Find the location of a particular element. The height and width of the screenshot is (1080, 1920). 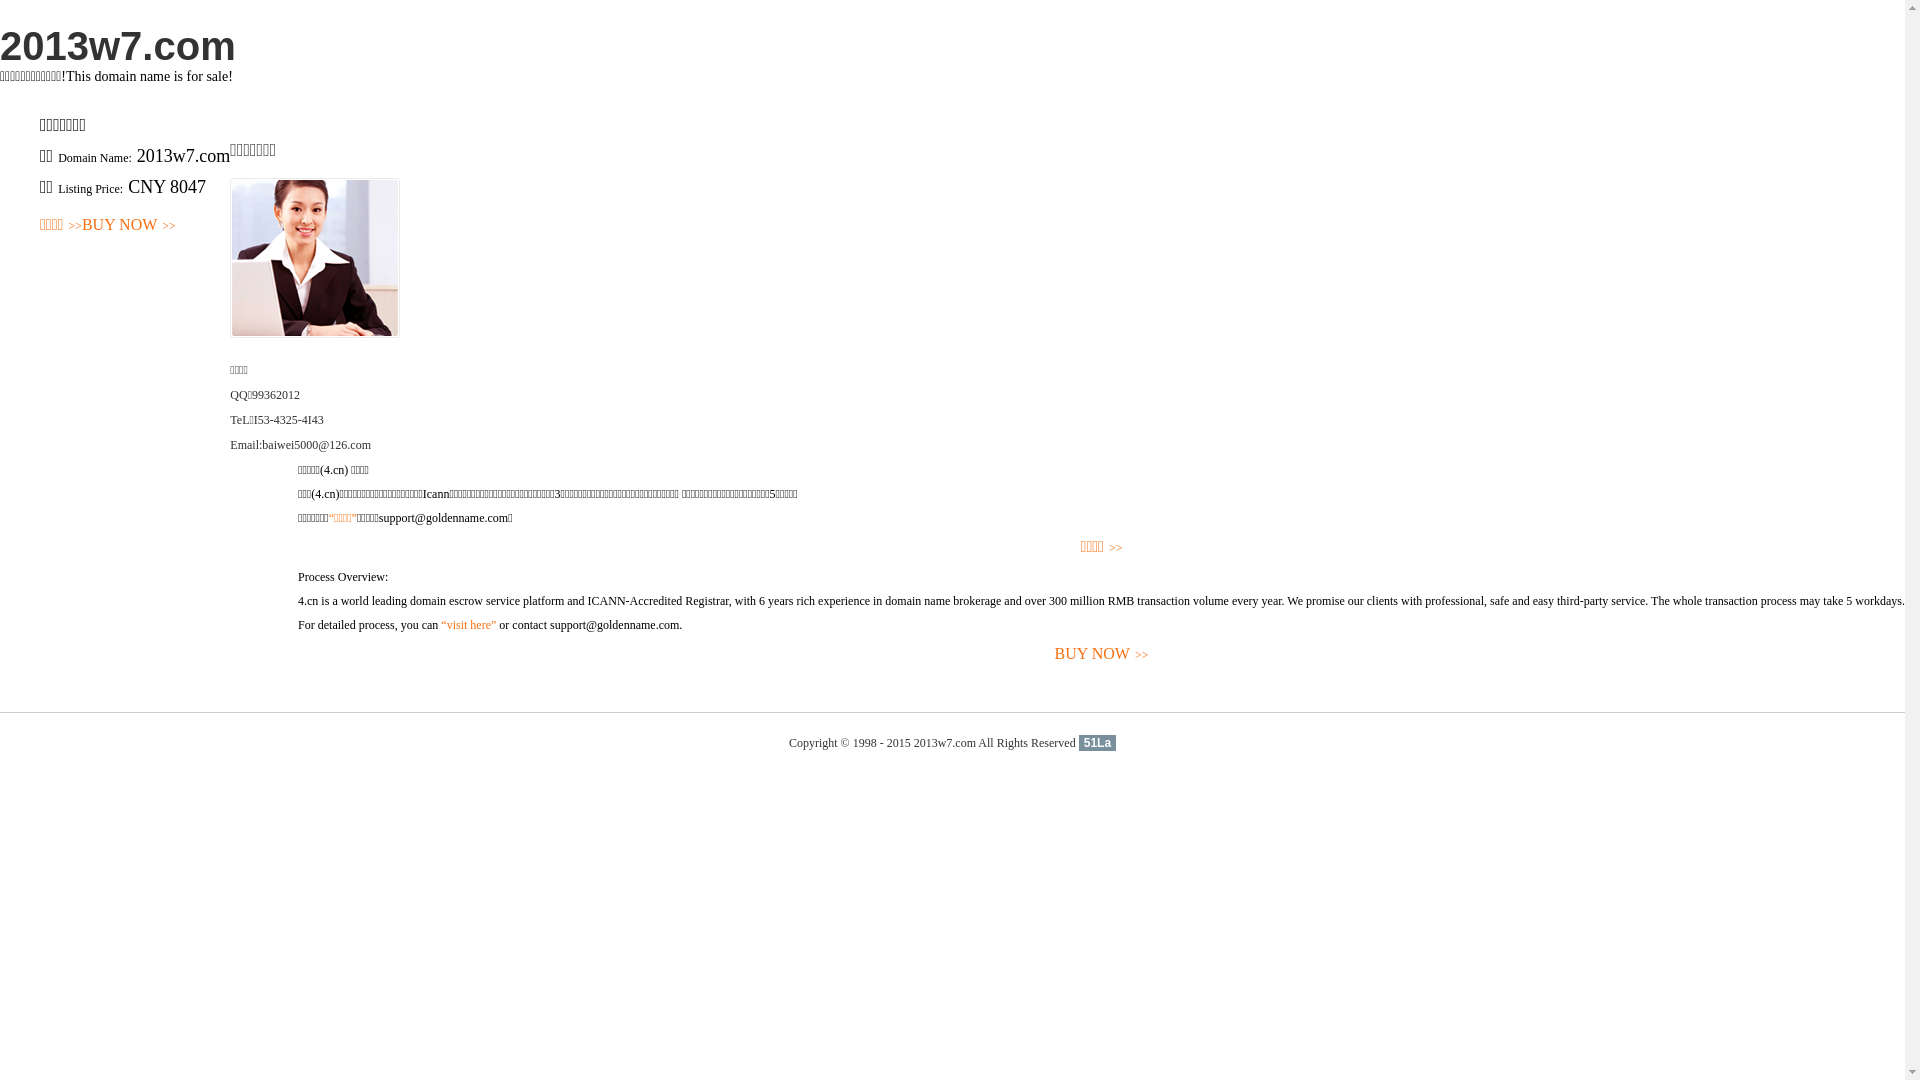

'51La' is located at coordinates (1096, 743).